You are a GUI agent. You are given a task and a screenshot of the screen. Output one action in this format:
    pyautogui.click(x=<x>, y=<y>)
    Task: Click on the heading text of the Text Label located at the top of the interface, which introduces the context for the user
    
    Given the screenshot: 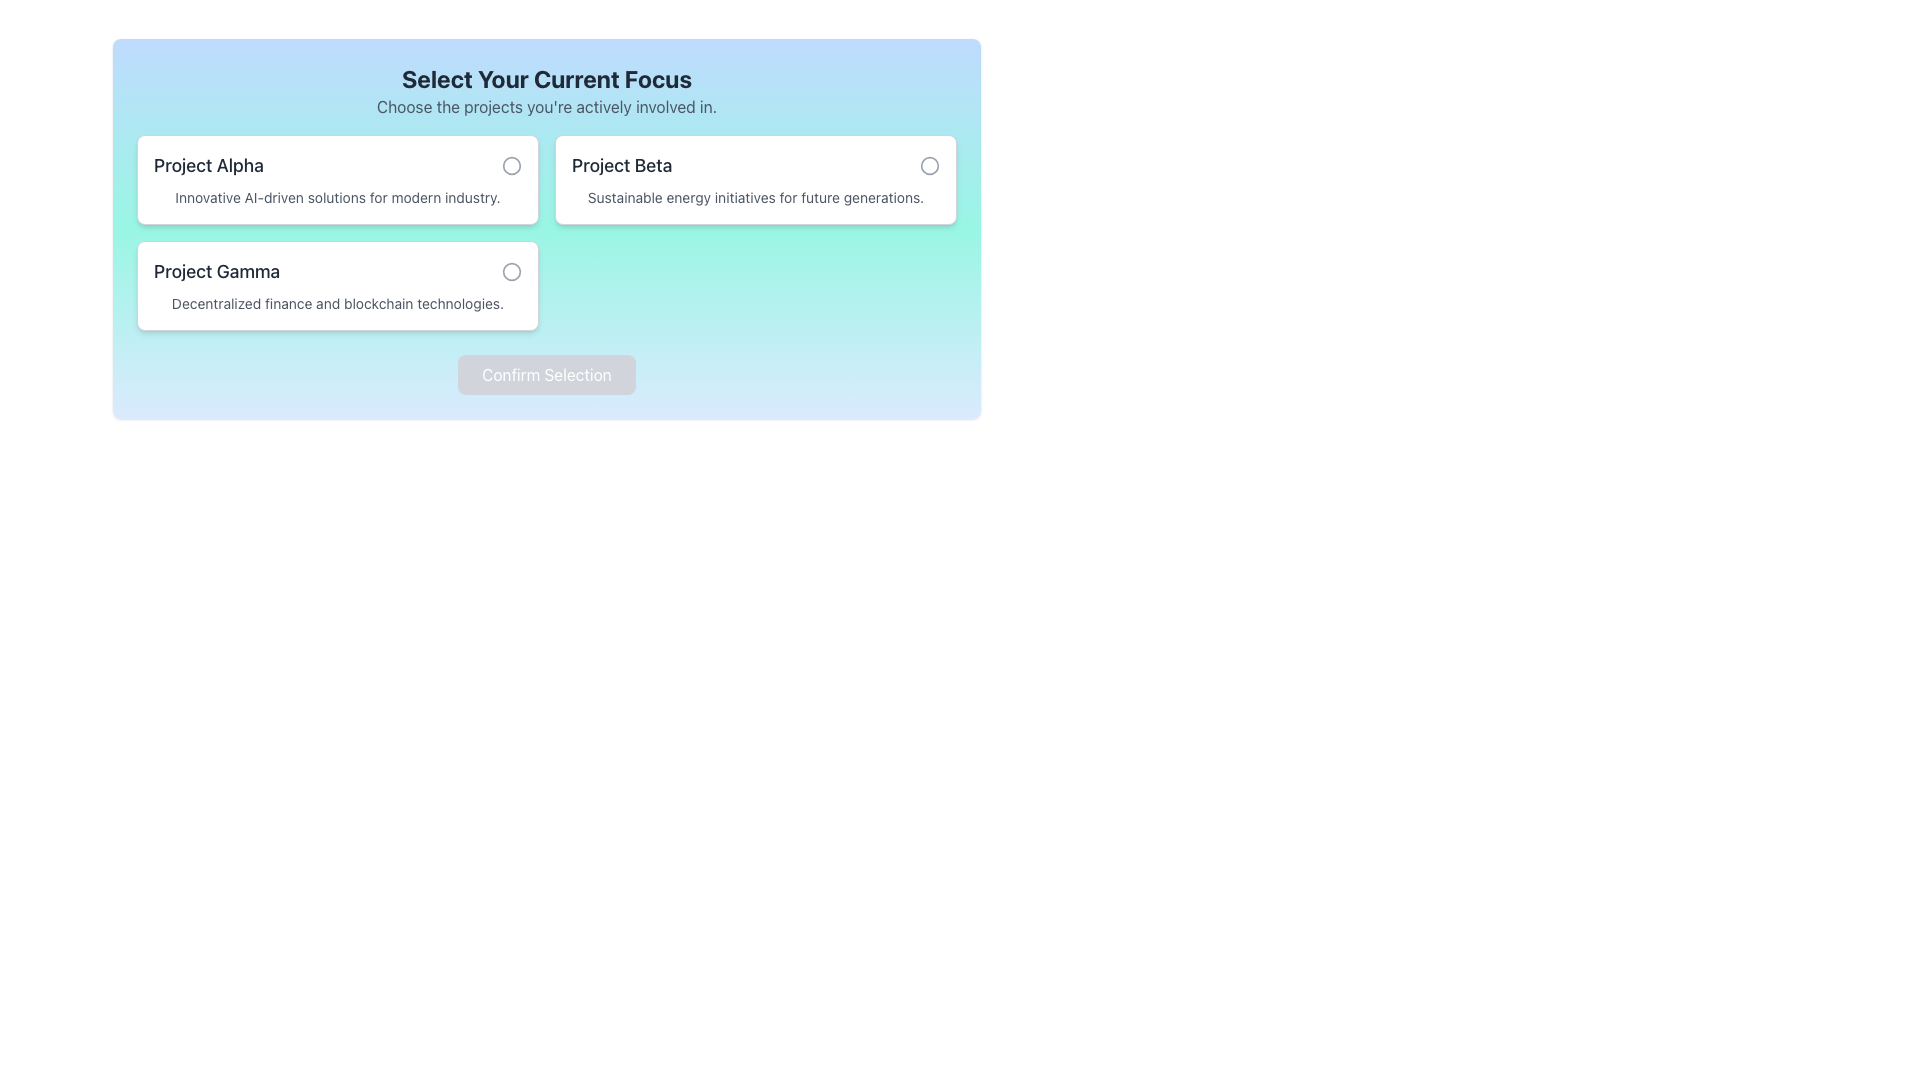 What is the action you would take?
    pyautogui.click(x=547, y=77)
    